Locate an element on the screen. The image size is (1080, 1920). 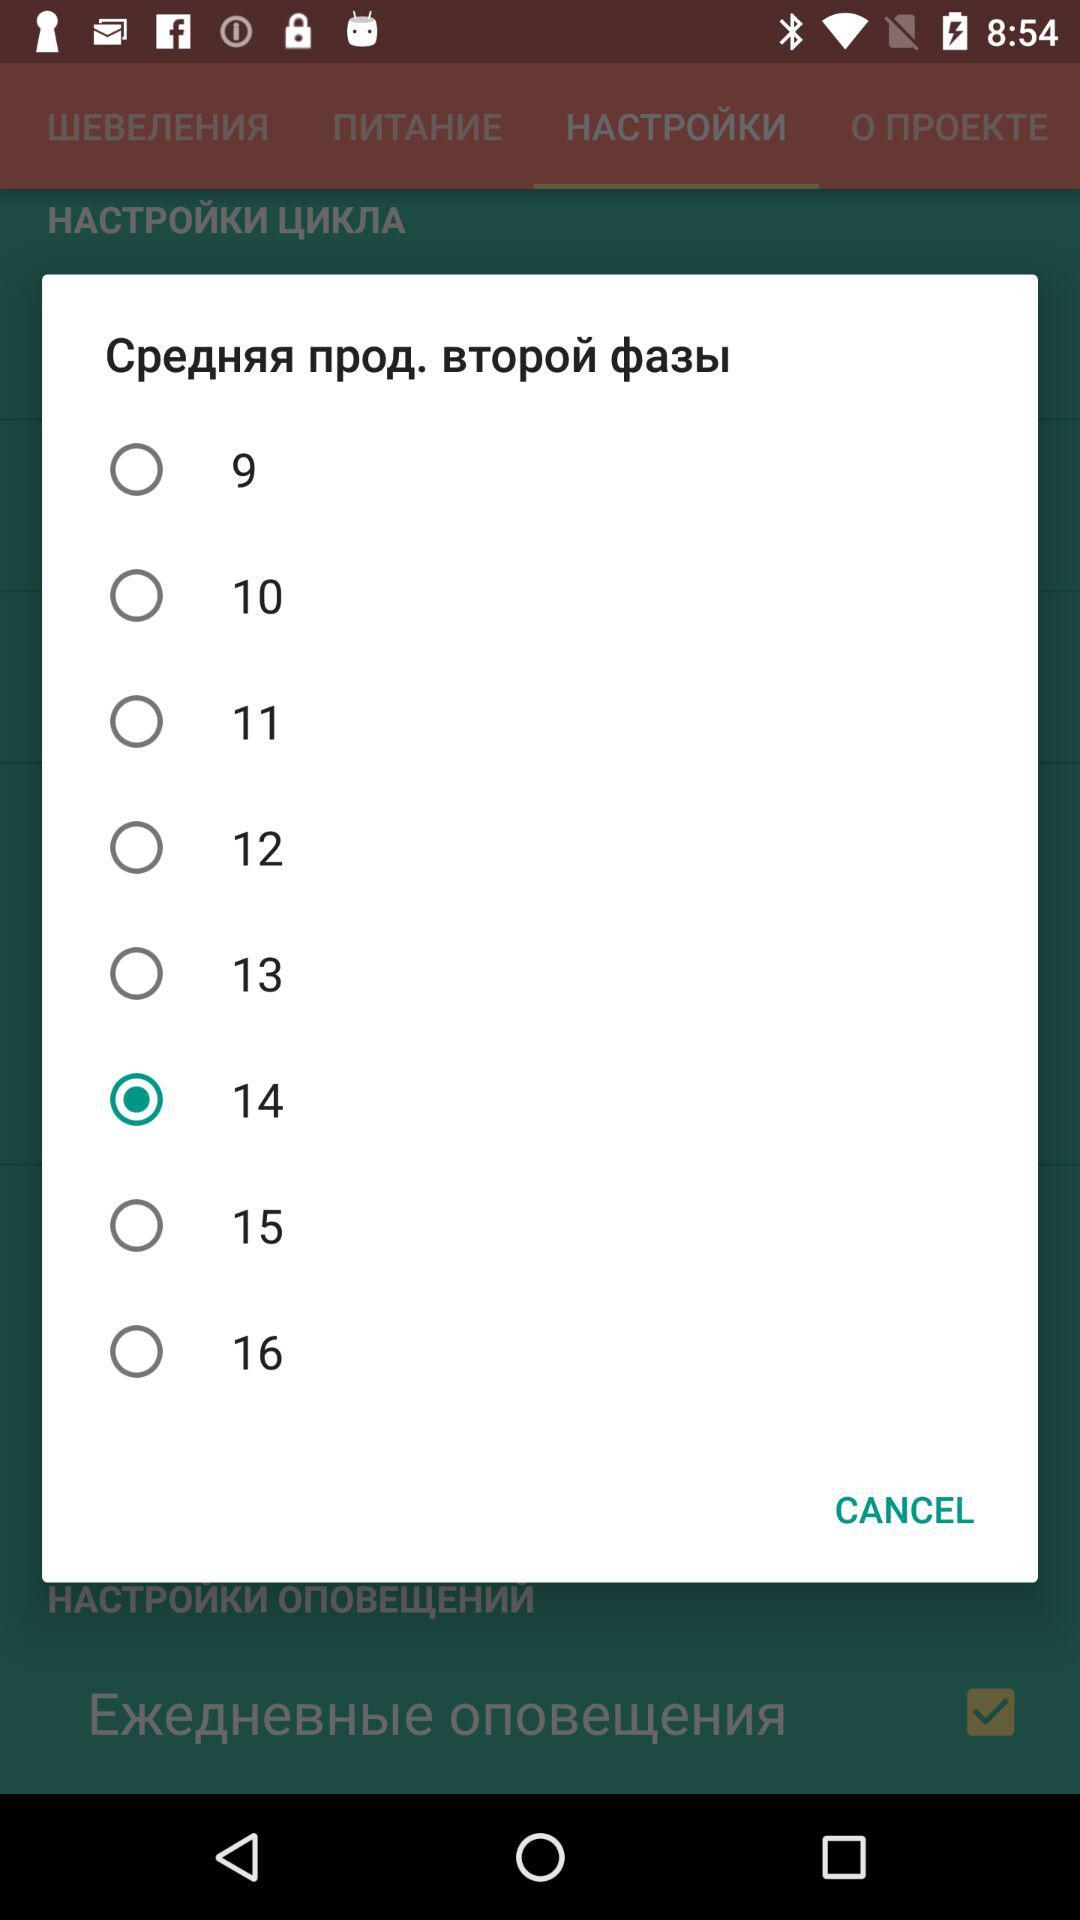
15 is located at coordinates (540, 1224).